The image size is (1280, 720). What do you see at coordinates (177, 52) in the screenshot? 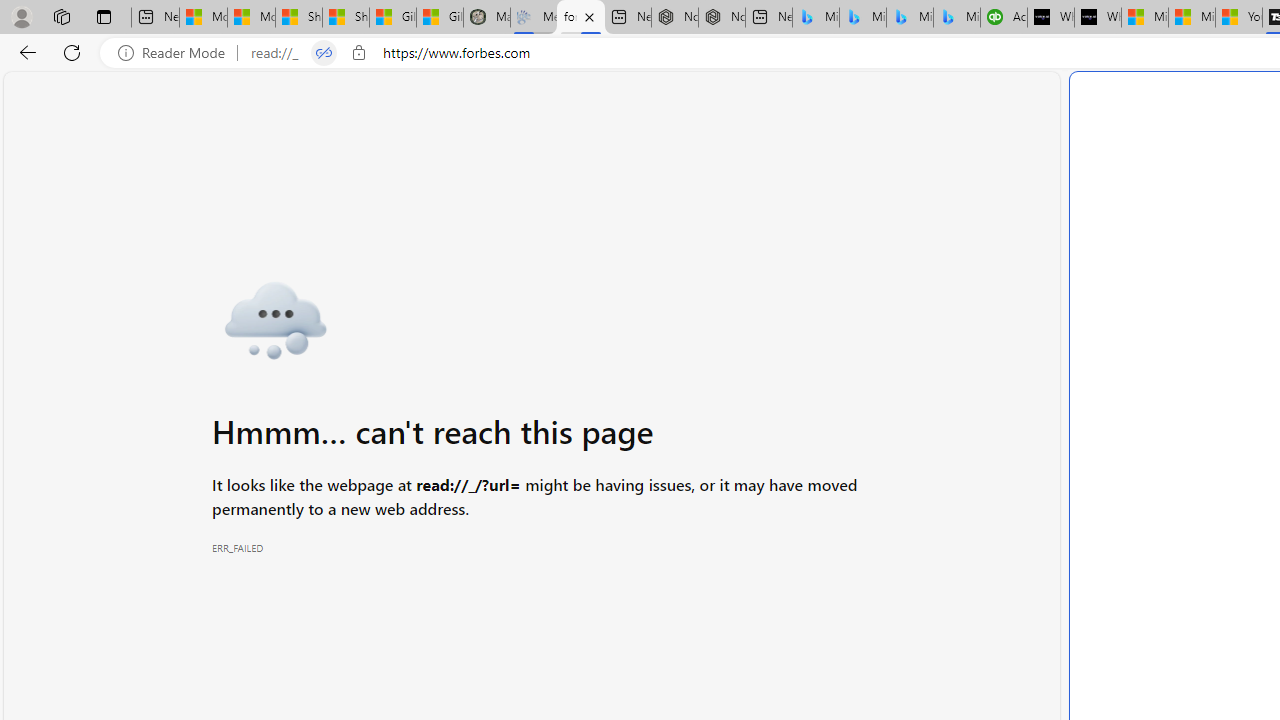
I see `'Reader Mode'` at bounding box center [177, 52].